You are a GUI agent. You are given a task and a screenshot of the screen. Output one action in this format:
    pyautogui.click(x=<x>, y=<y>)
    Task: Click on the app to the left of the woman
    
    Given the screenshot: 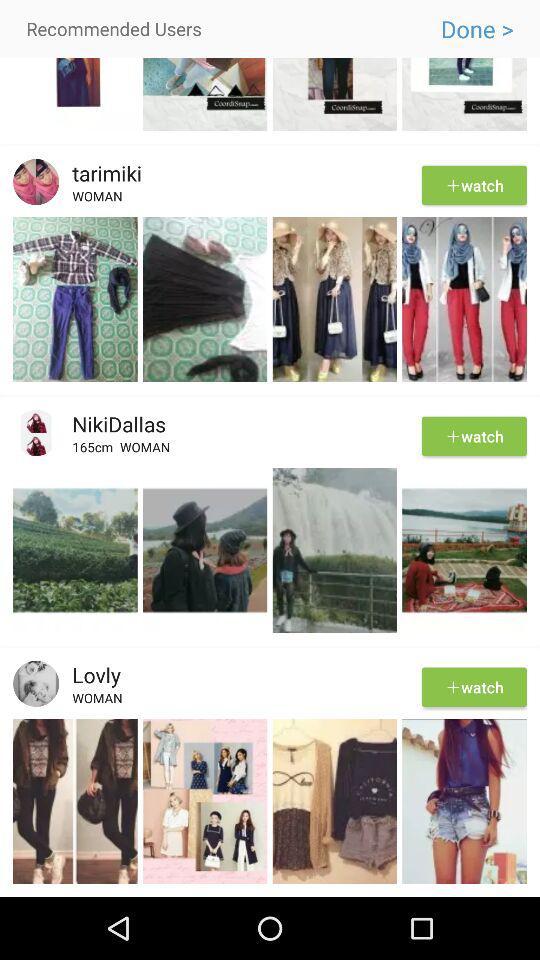 What is the action you would take?
    pyautogui.click(x=95, y=450)
    